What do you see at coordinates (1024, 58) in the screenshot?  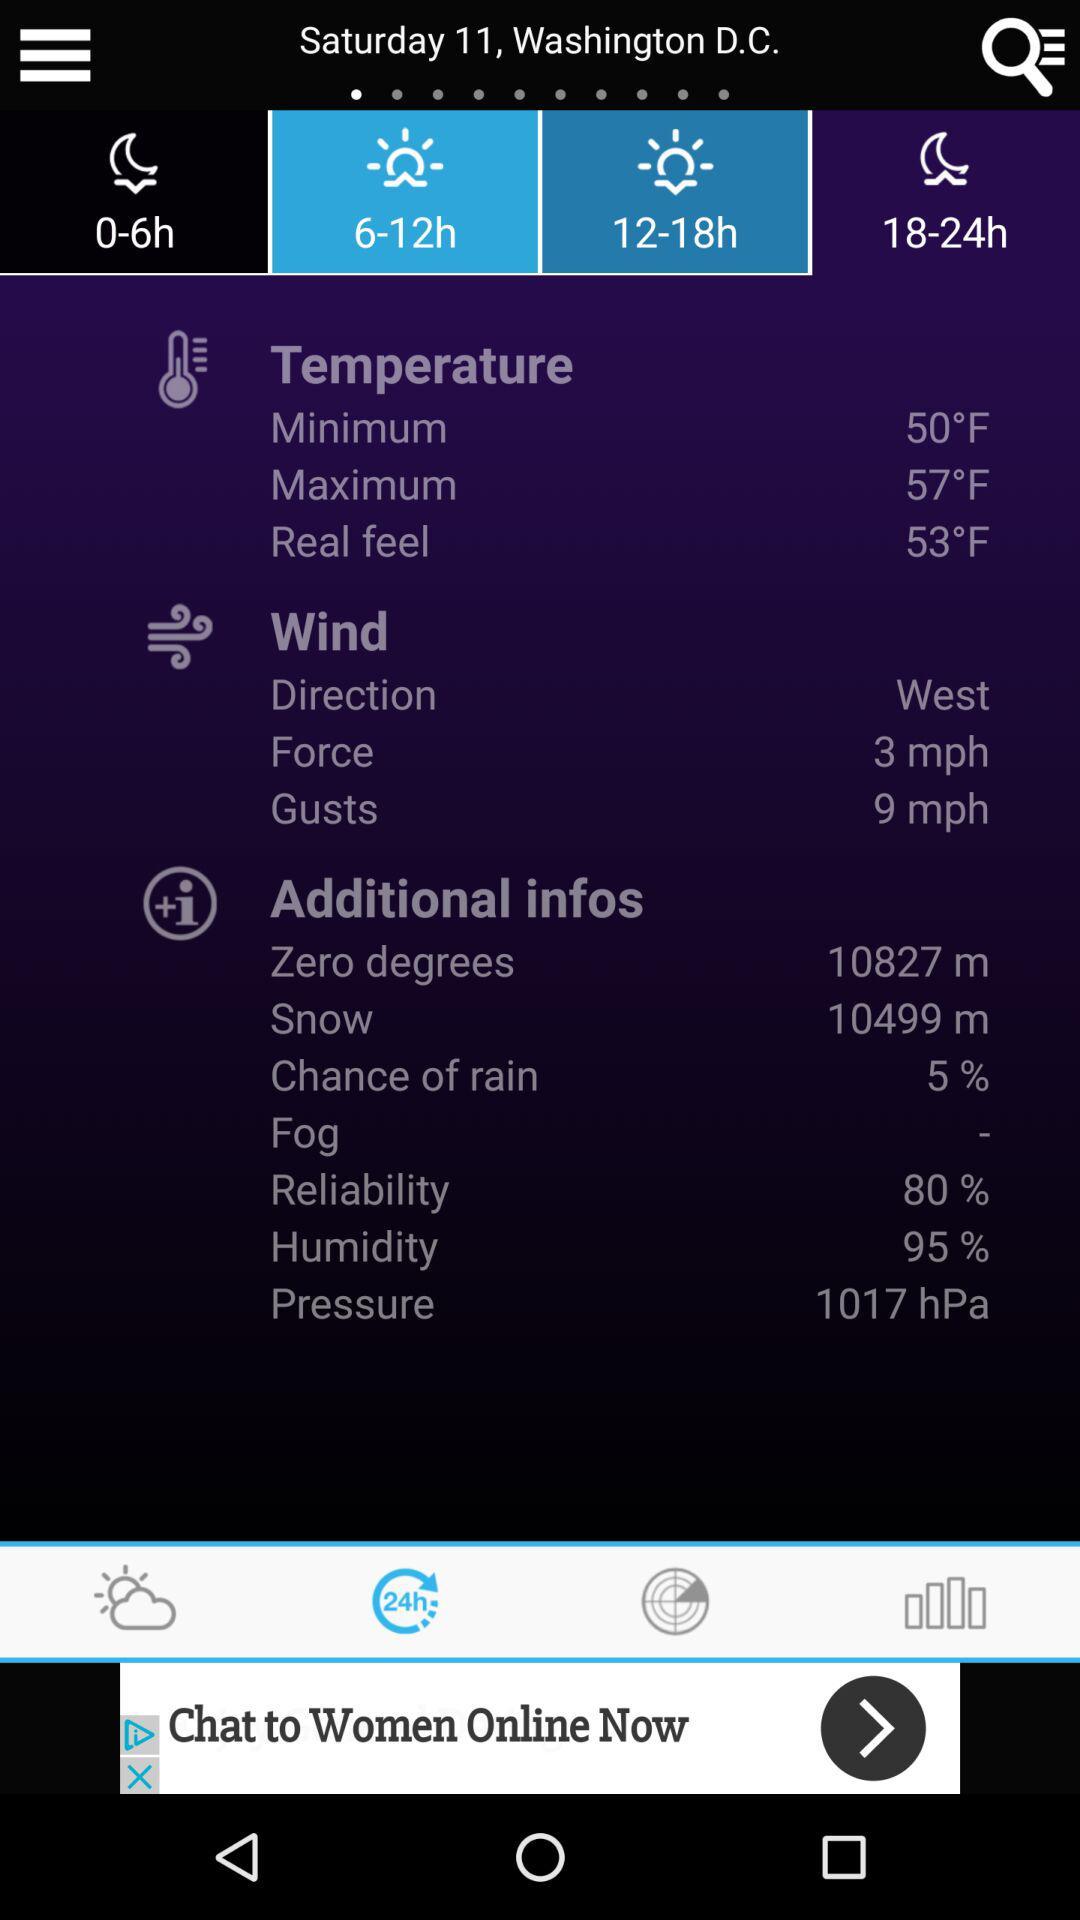 I see `the search icon` at bounding box center [1024, 58].